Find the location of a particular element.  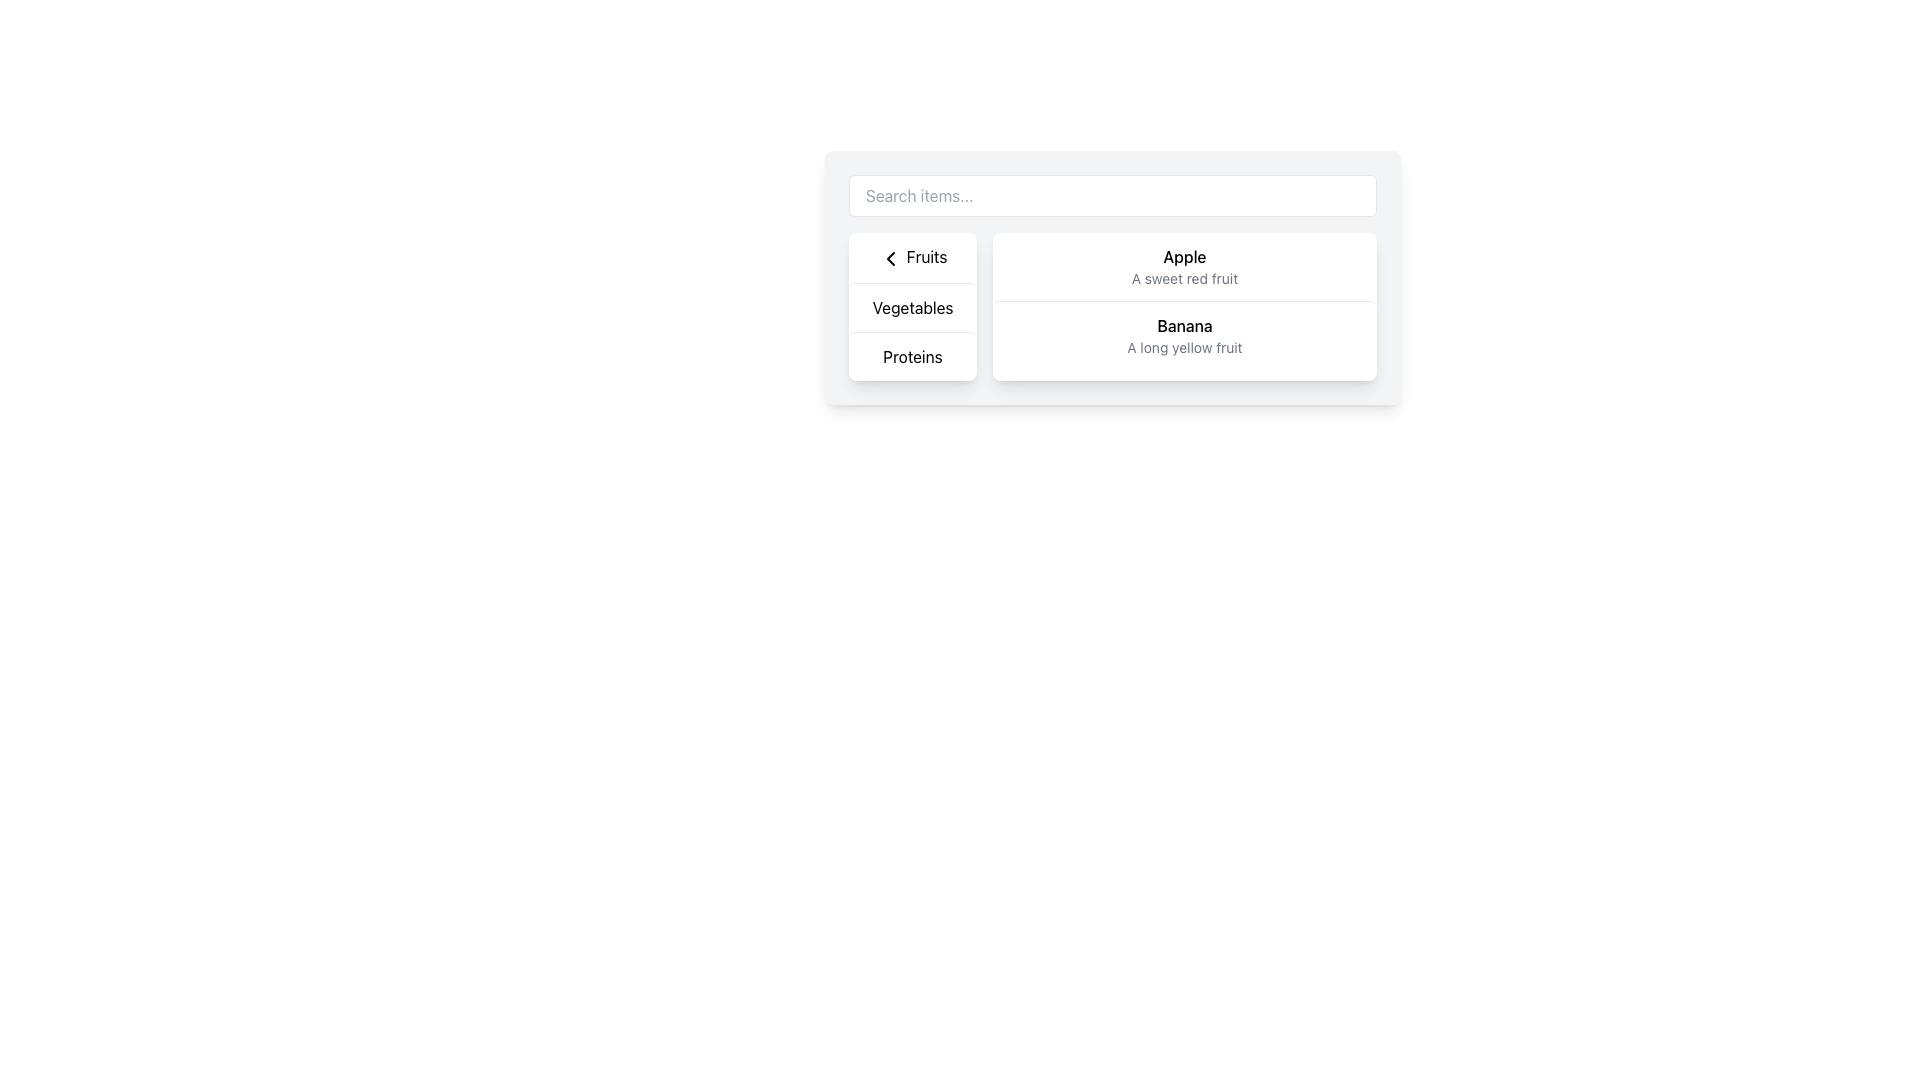

the 'Proteins' button, the last button in the vertical list of category buttons, to observe the visual hover effect is located at coordinates (911, 354).